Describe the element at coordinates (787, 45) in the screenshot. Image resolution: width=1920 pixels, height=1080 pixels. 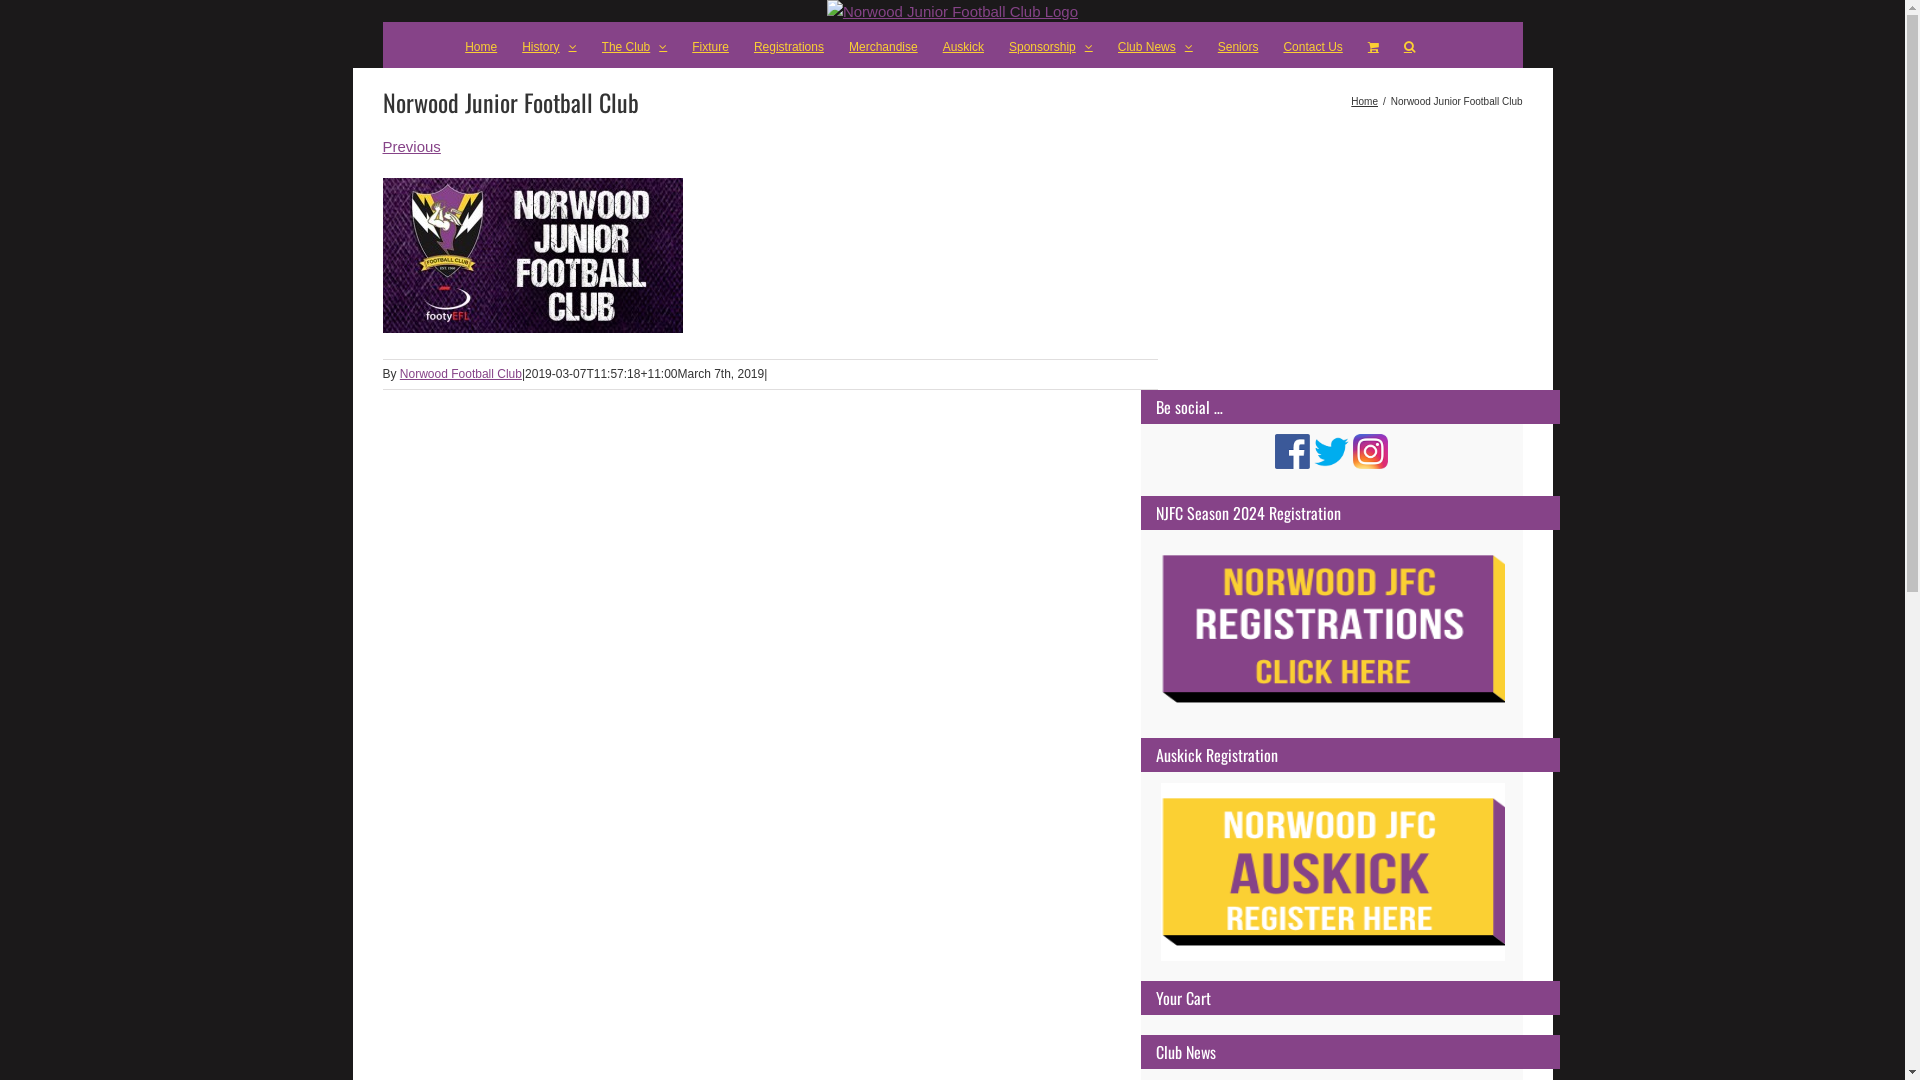
I see `'Registrations'` at that location.